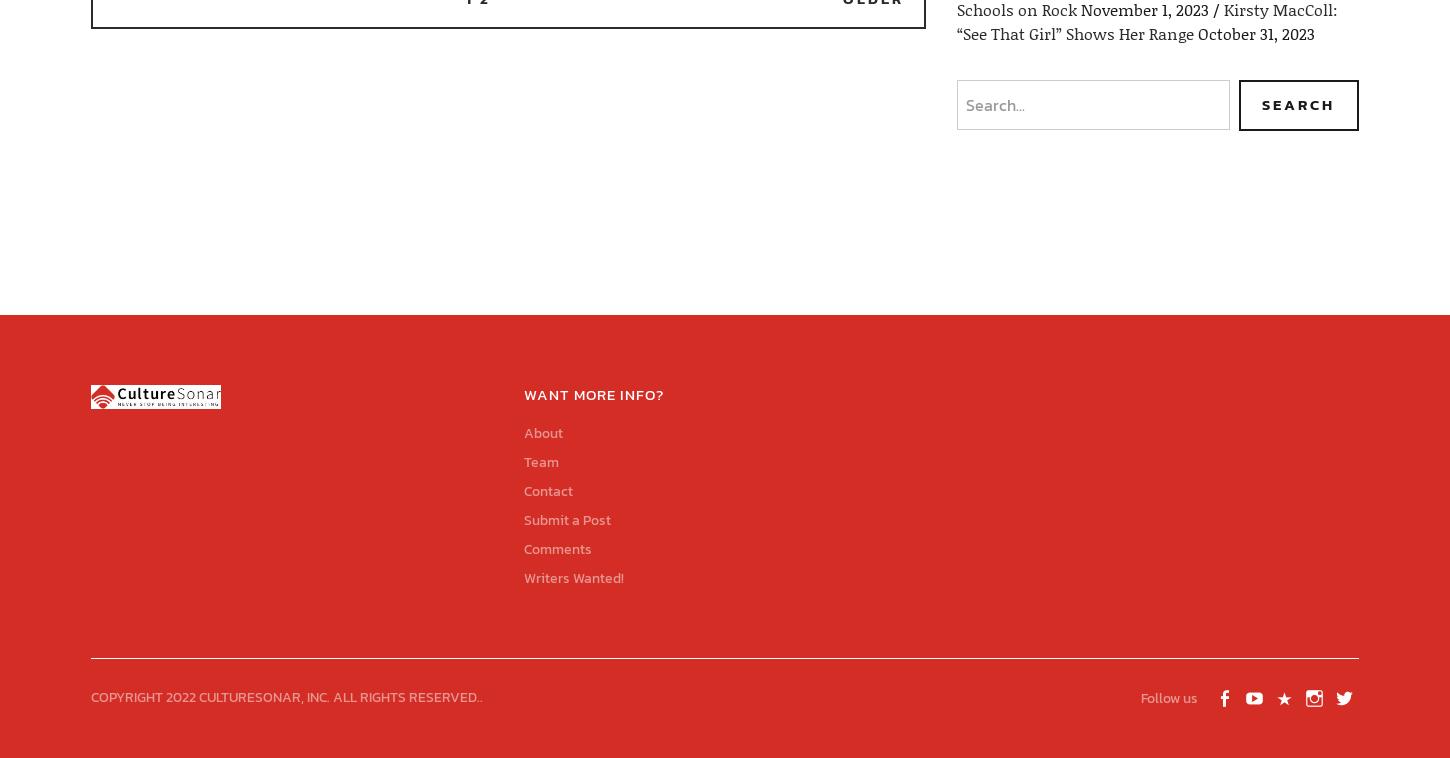  Describe the element at coordinates (1357, 728) in the screenshot. I see `'Twitter'` at that location.